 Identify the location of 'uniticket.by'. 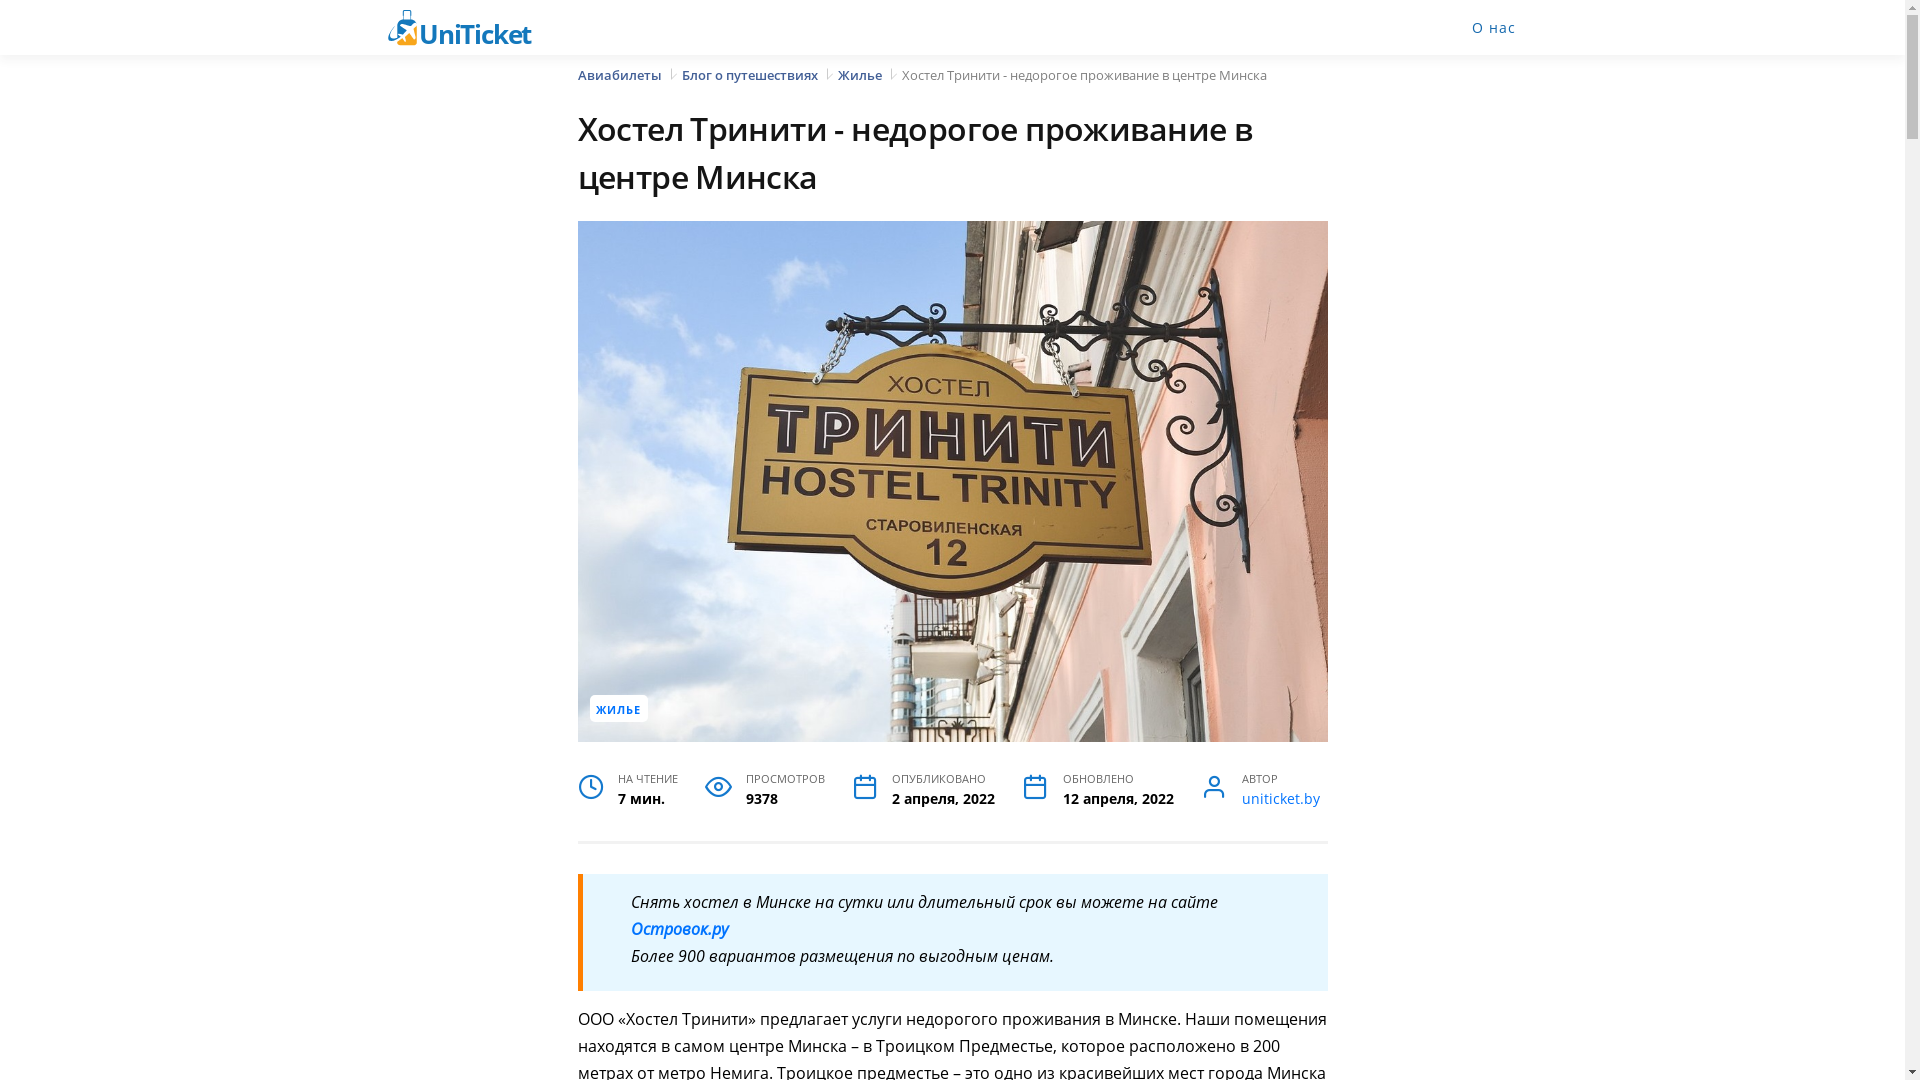
(1281, 797).